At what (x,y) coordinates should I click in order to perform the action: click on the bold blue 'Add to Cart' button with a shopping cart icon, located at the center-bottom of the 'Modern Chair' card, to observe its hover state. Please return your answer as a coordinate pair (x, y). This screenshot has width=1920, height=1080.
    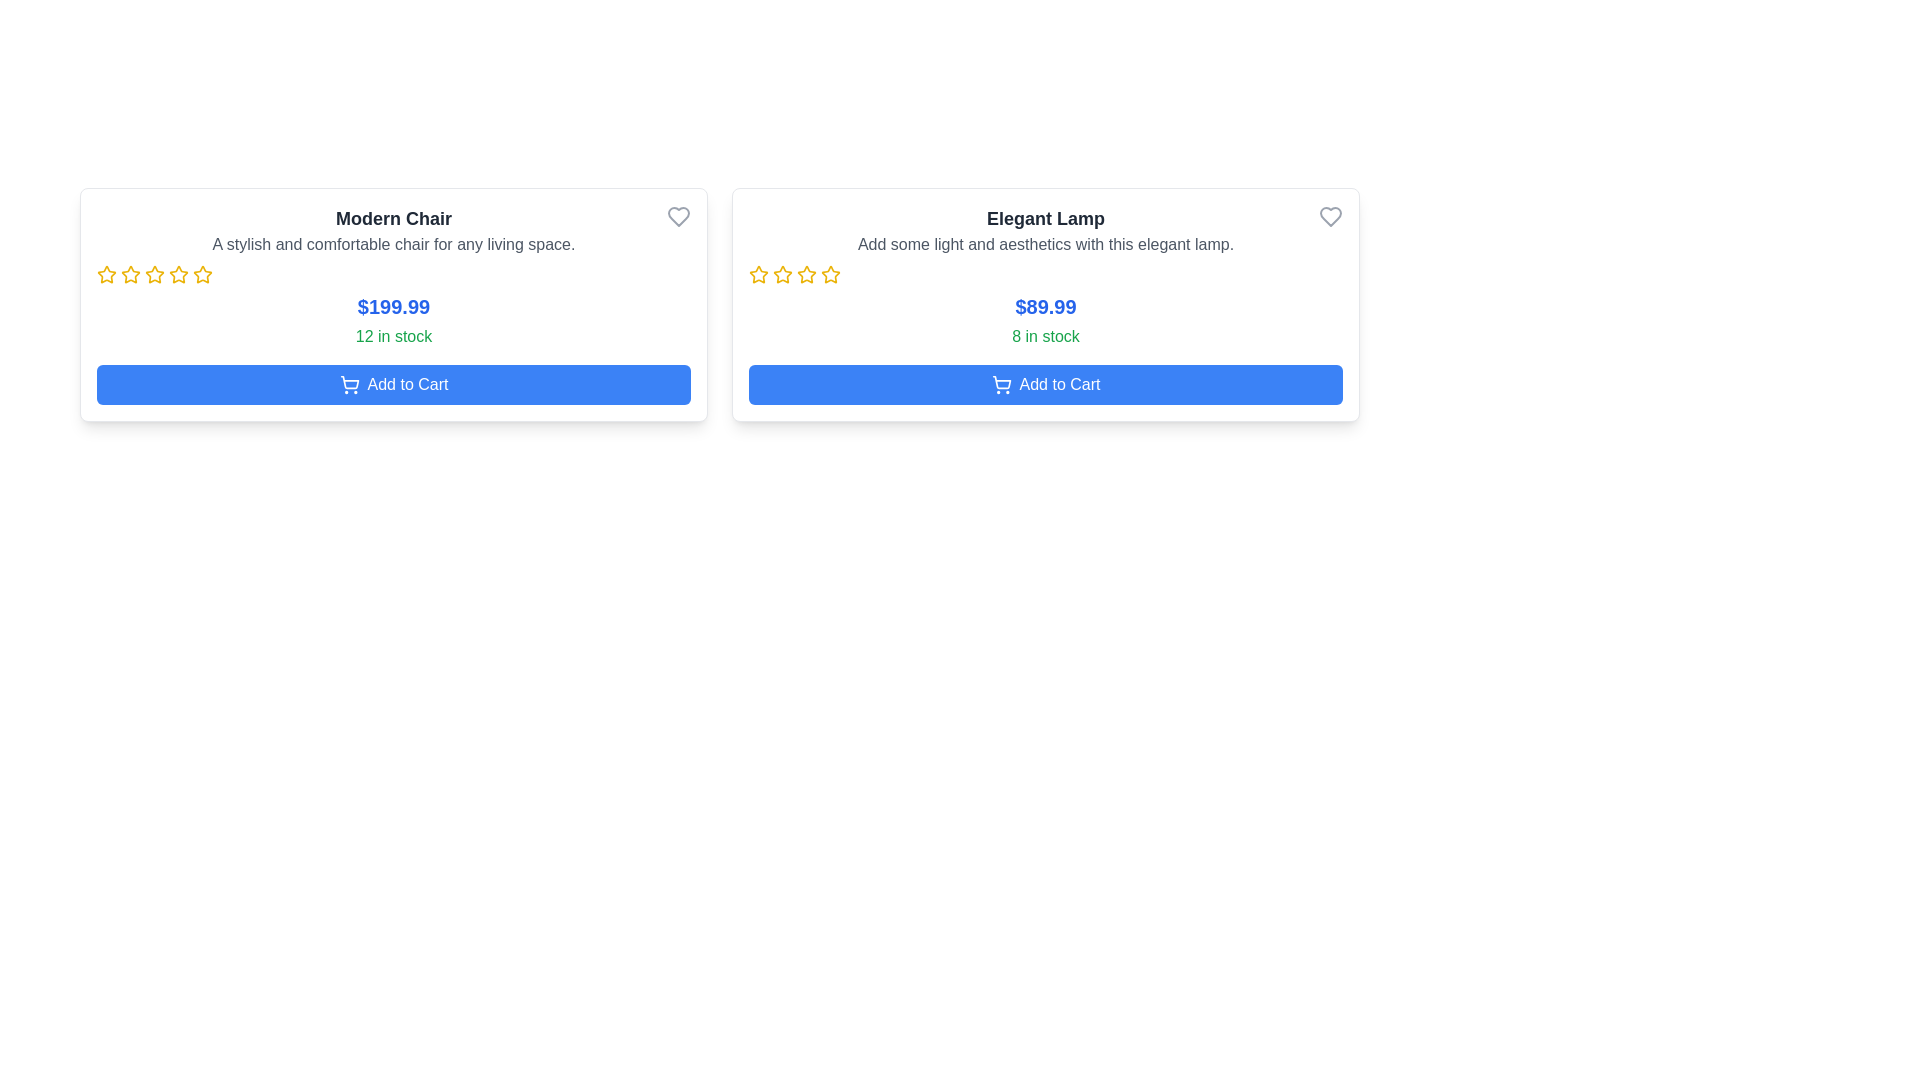
    Looking at the image, I should click on (393, 385).